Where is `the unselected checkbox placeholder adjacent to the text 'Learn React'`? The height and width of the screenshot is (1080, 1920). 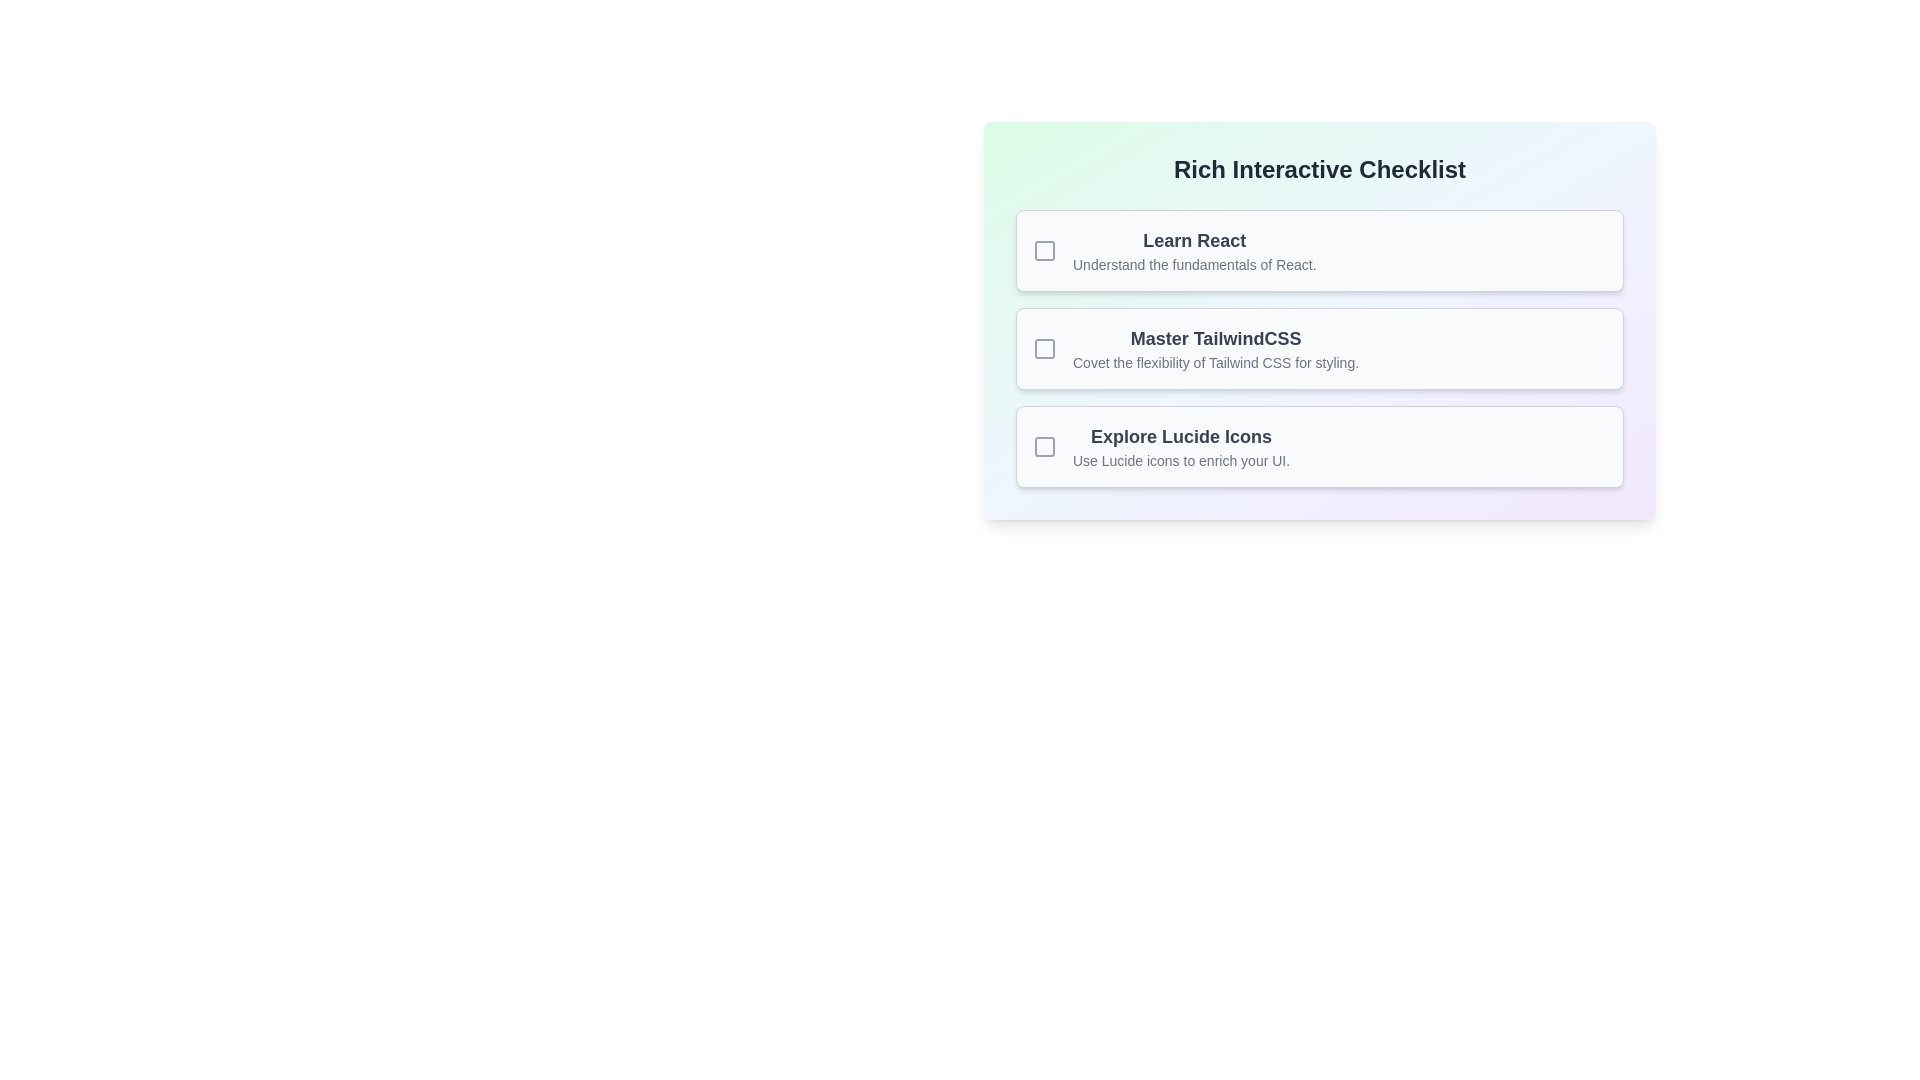
the unselected checkbox placeholder adjacent to the text 'Learn React' is located at coordinates (1044, 249).